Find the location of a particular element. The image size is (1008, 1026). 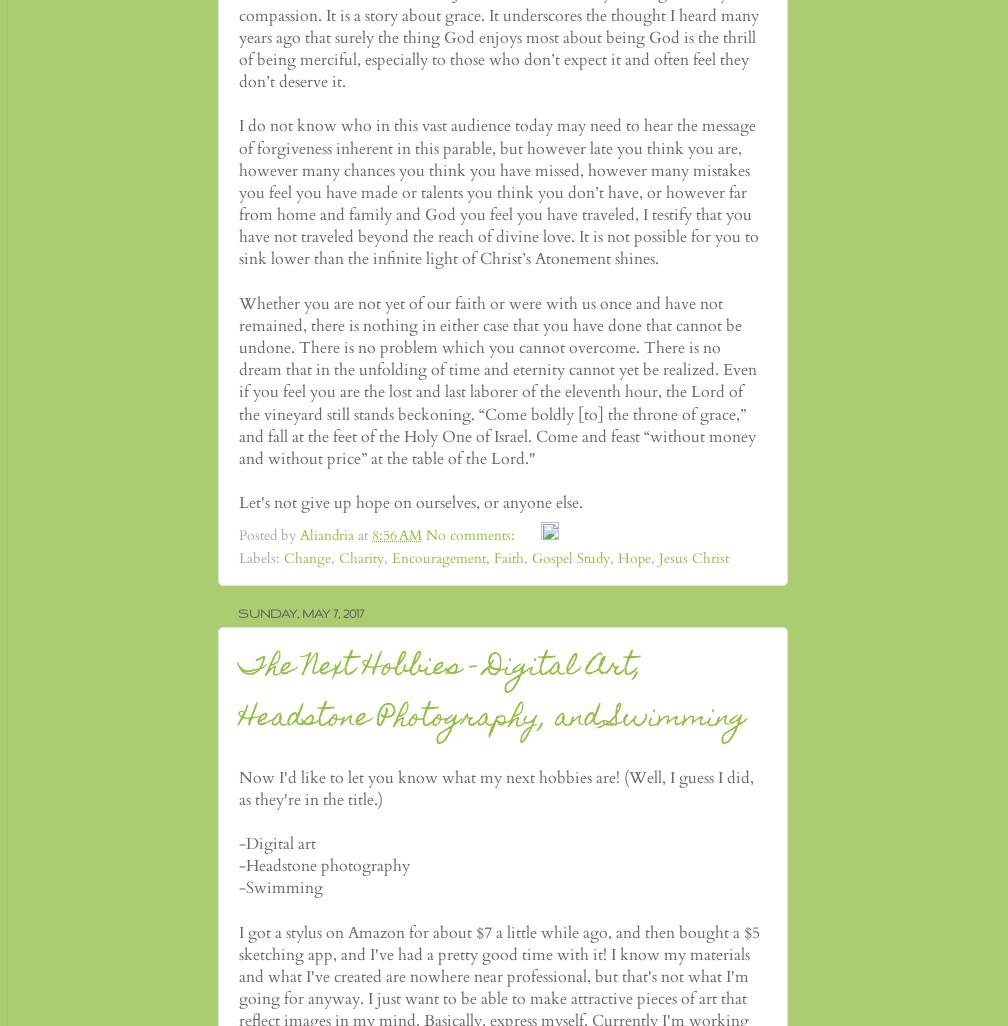

'Posted by' is located at coordinates (269, 534).